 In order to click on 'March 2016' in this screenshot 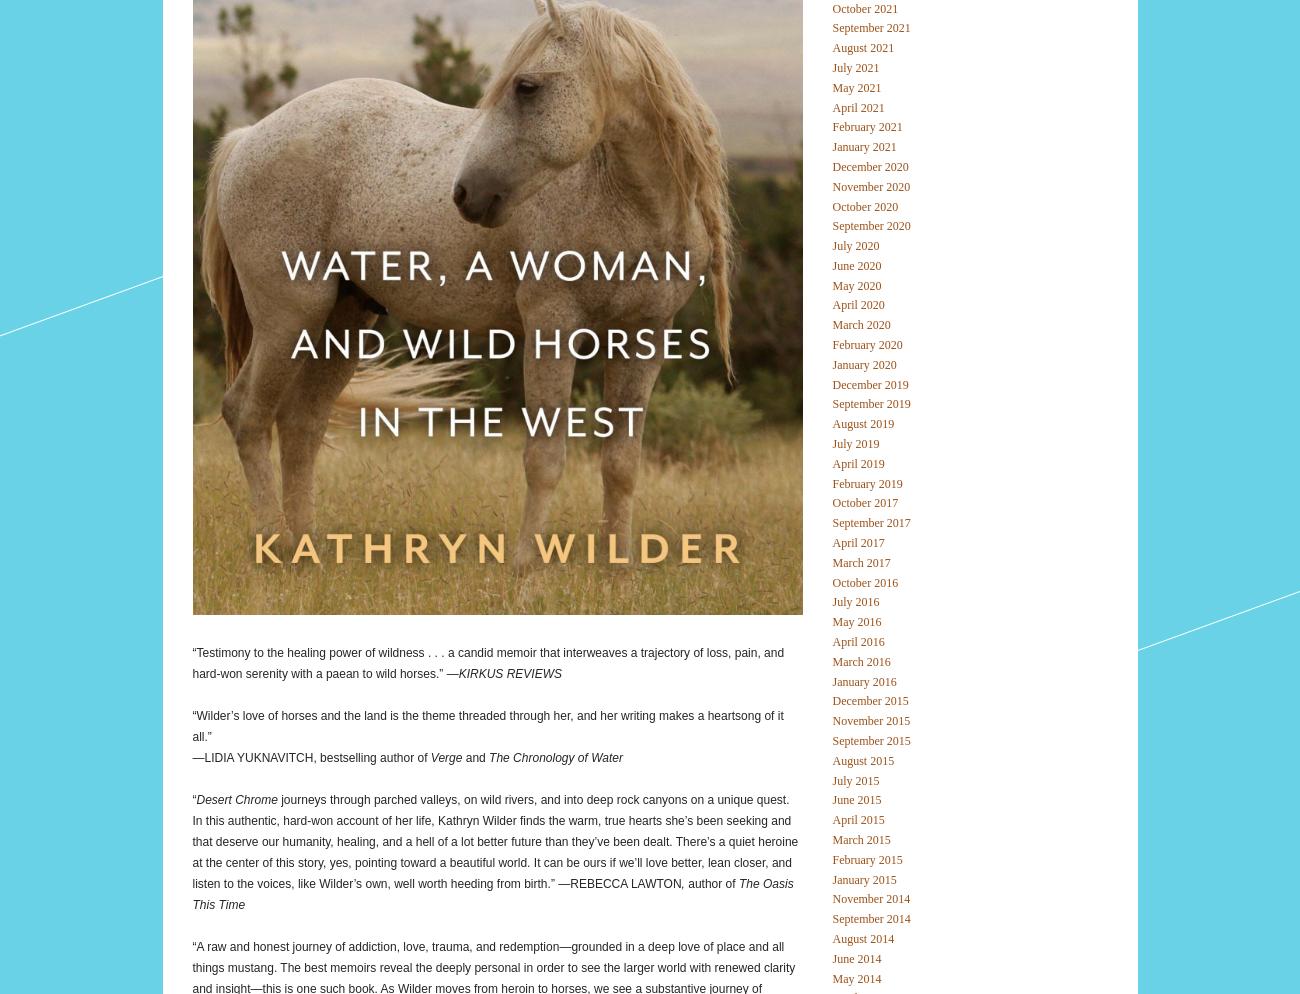, I will do `click(860, 661)`.